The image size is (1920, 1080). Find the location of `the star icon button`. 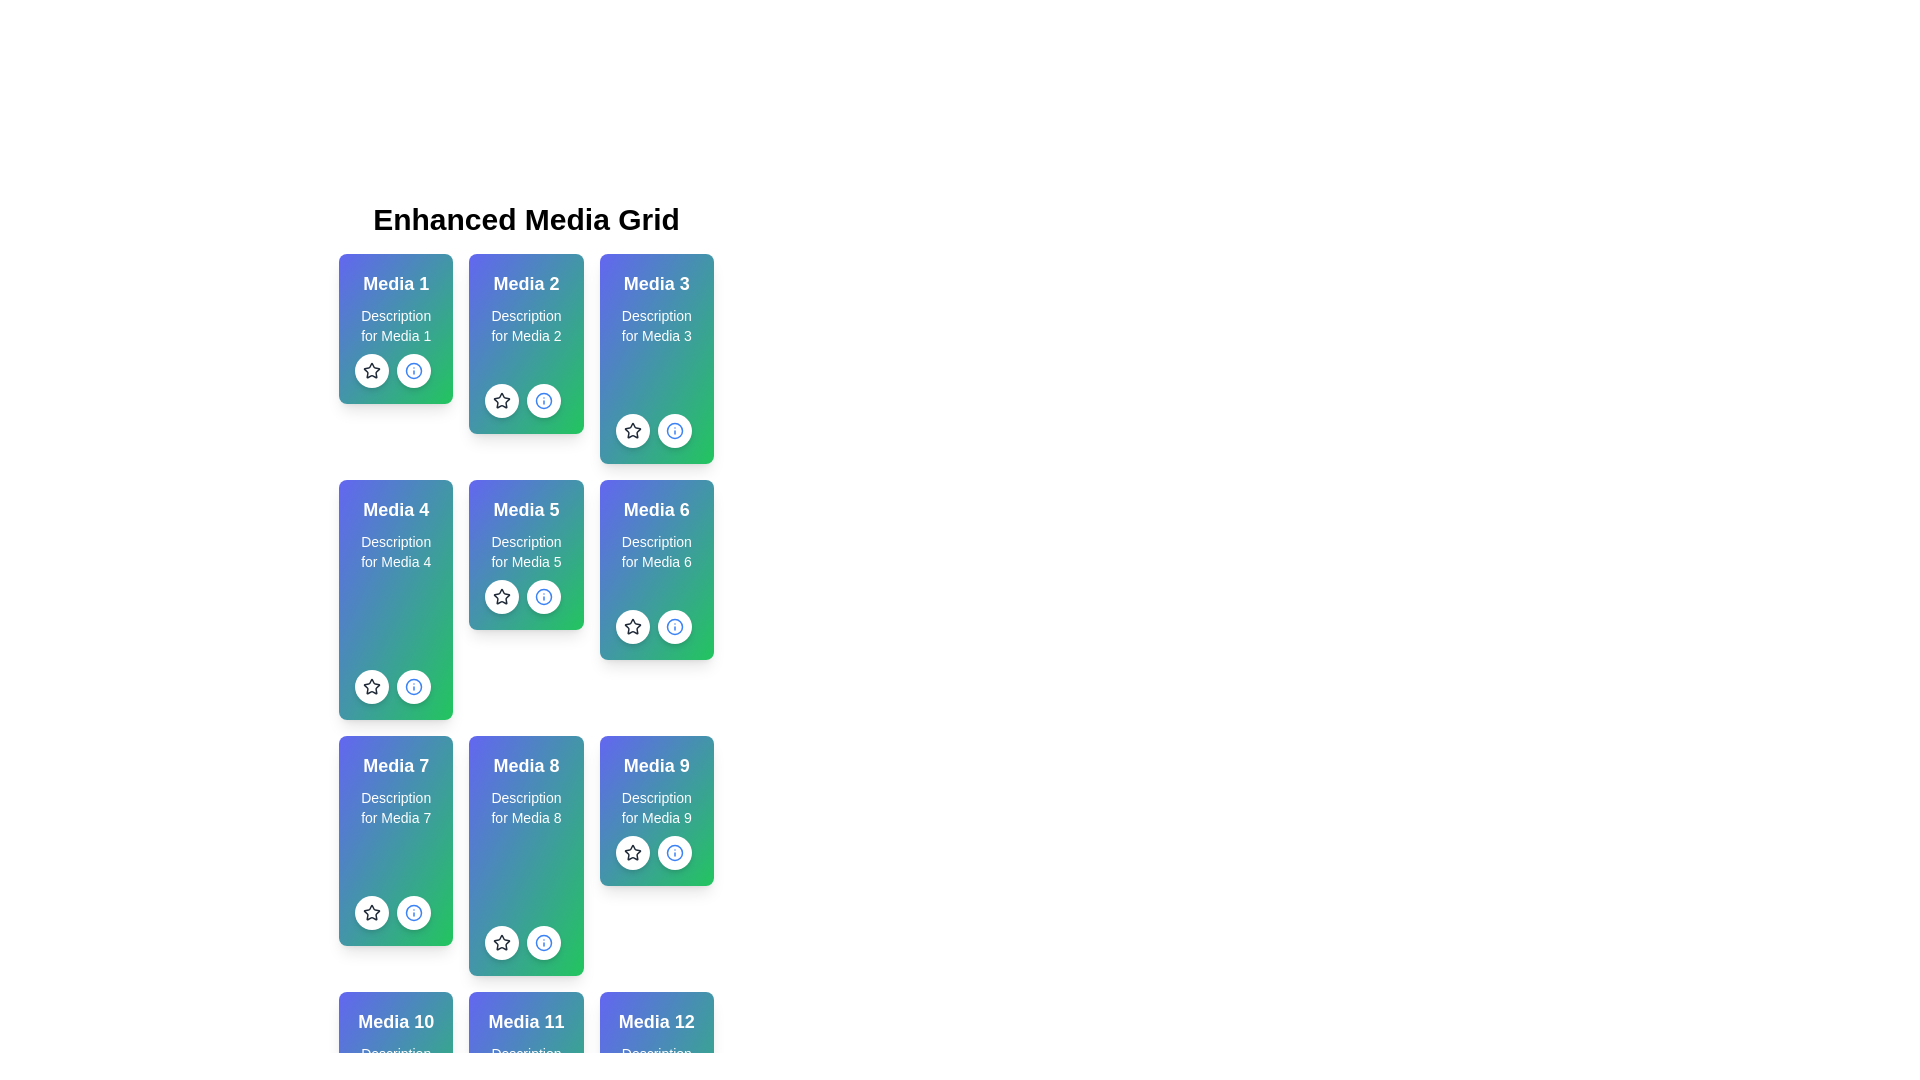

the star icon button is located at coordinates (372, 913).